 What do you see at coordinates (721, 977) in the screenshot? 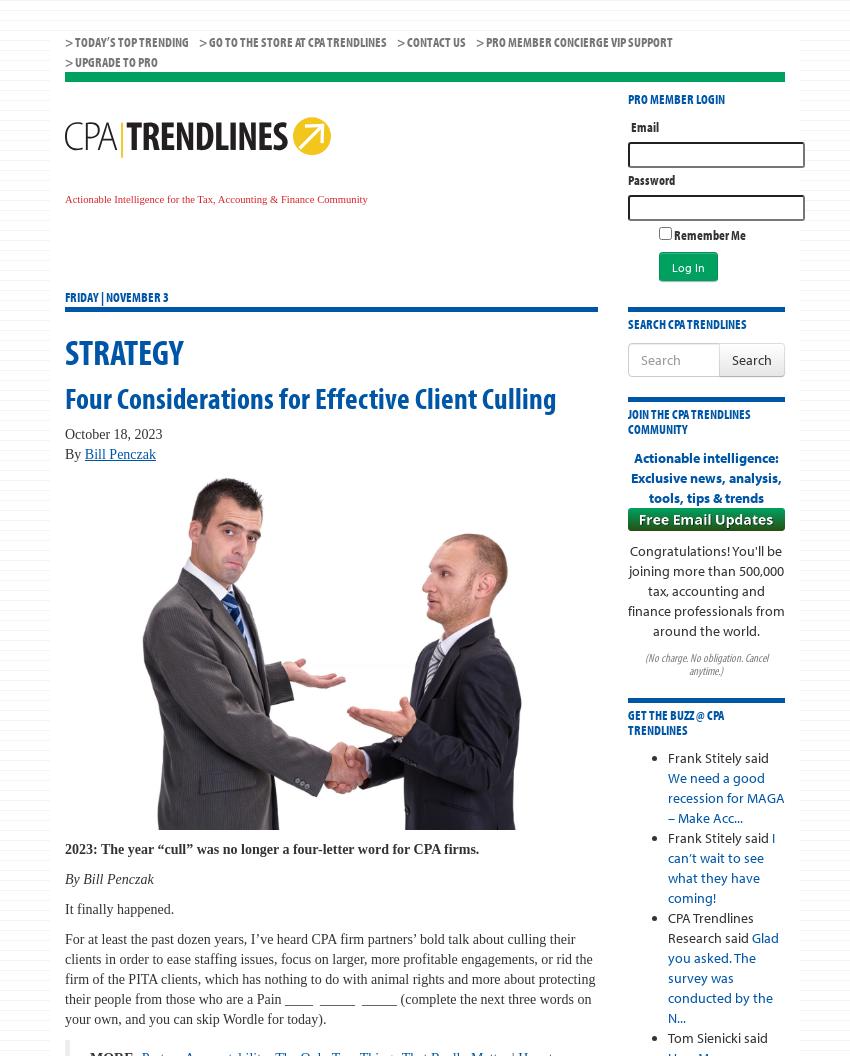
I see `'Glad you asked. 
The survey was conducted by the N...'` at bounding box center [721, 977].